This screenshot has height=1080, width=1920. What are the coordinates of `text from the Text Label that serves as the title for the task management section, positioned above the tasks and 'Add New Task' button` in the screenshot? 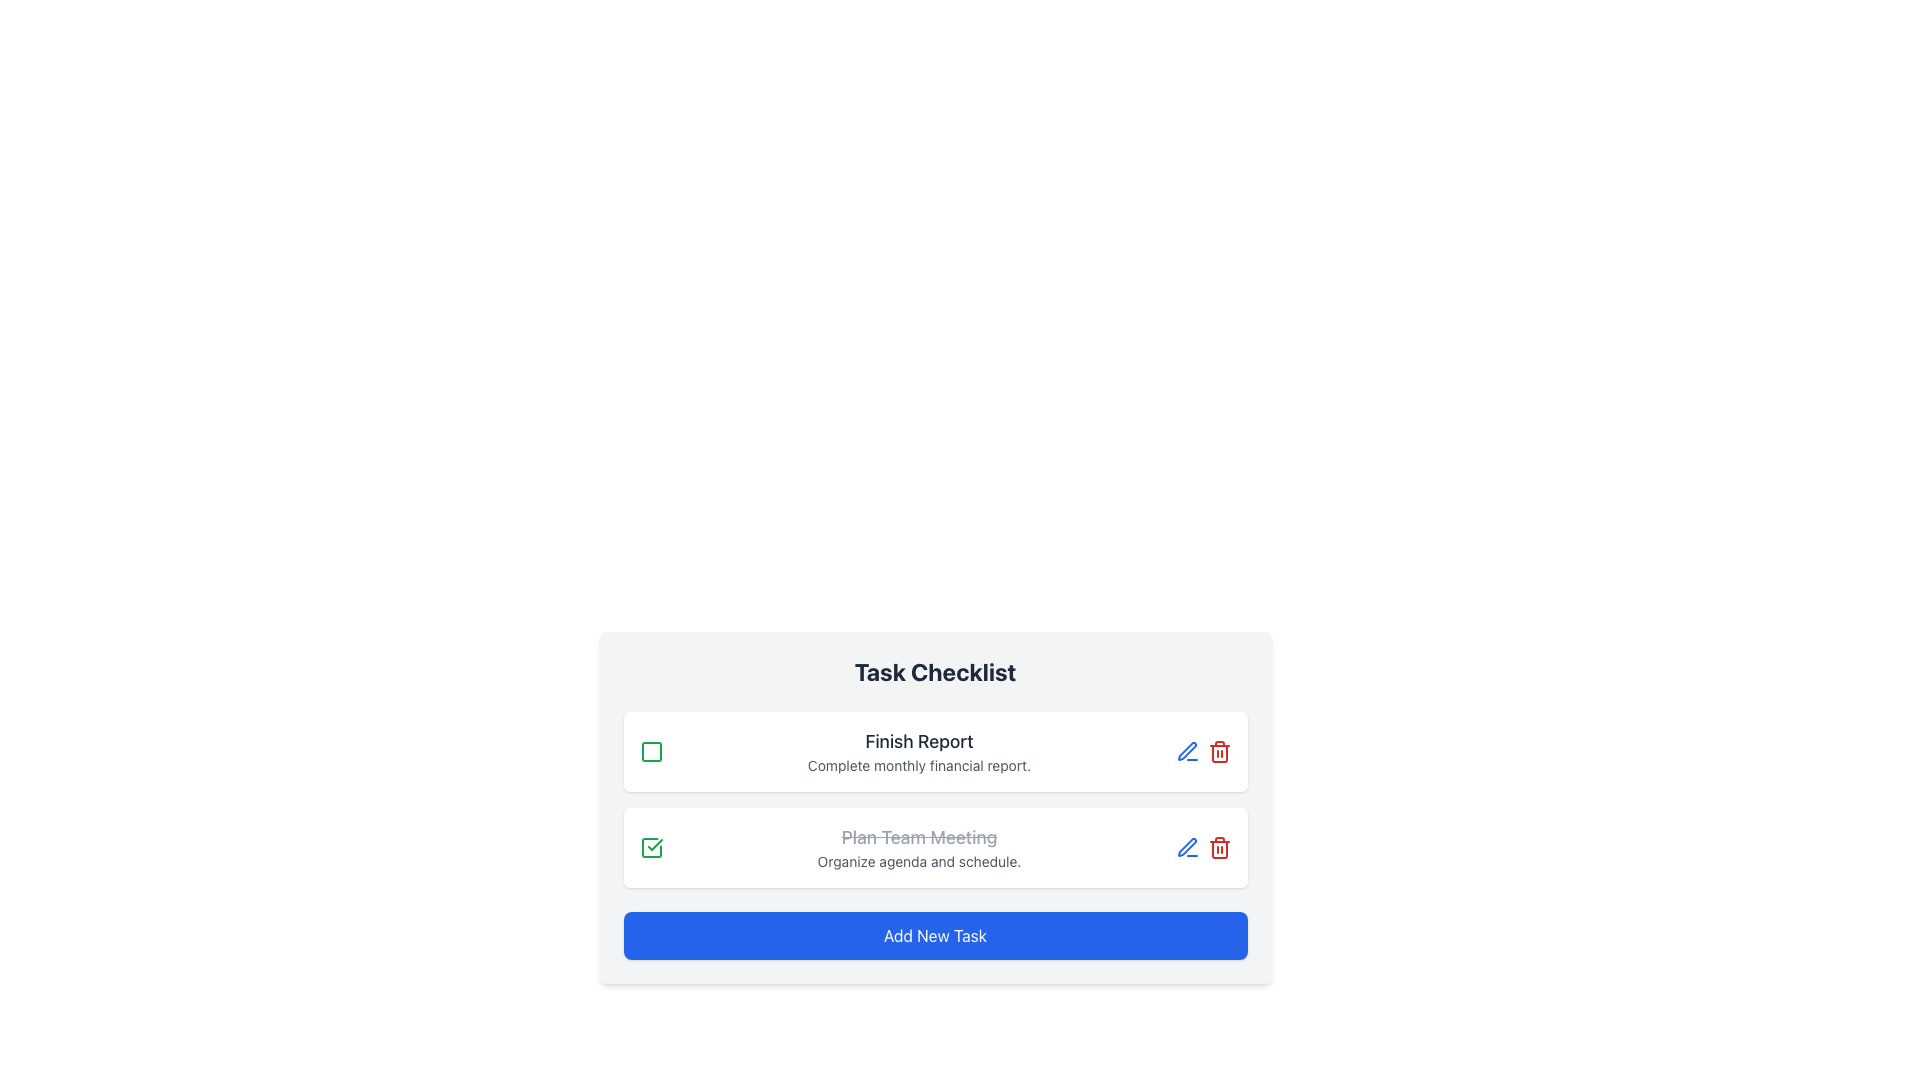 It's located at (934, 671).